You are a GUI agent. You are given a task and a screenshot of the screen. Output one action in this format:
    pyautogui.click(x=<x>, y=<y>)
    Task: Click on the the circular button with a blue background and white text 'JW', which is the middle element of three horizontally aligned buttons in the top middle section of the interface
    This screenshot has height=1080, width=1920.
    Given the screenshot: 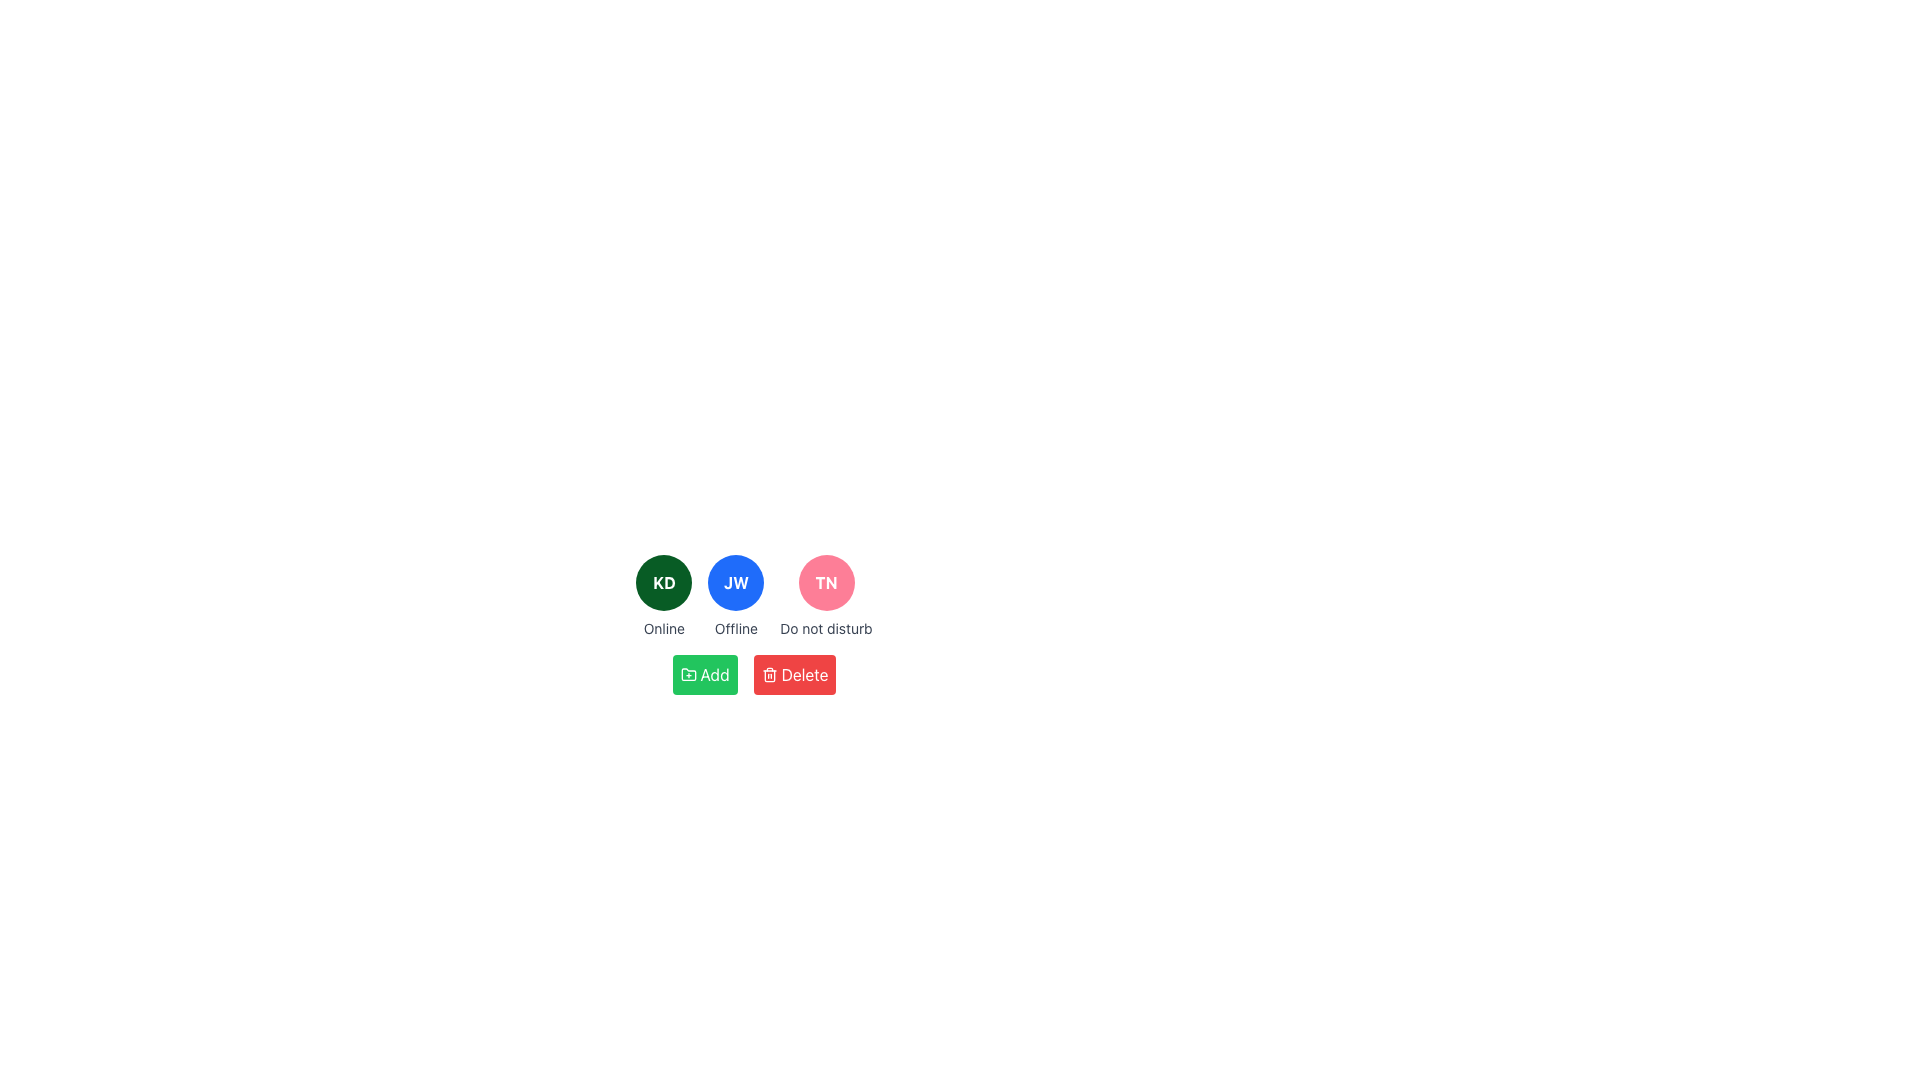 What is the action you would take?
    pyautogui.click(x=735, y=582)
    